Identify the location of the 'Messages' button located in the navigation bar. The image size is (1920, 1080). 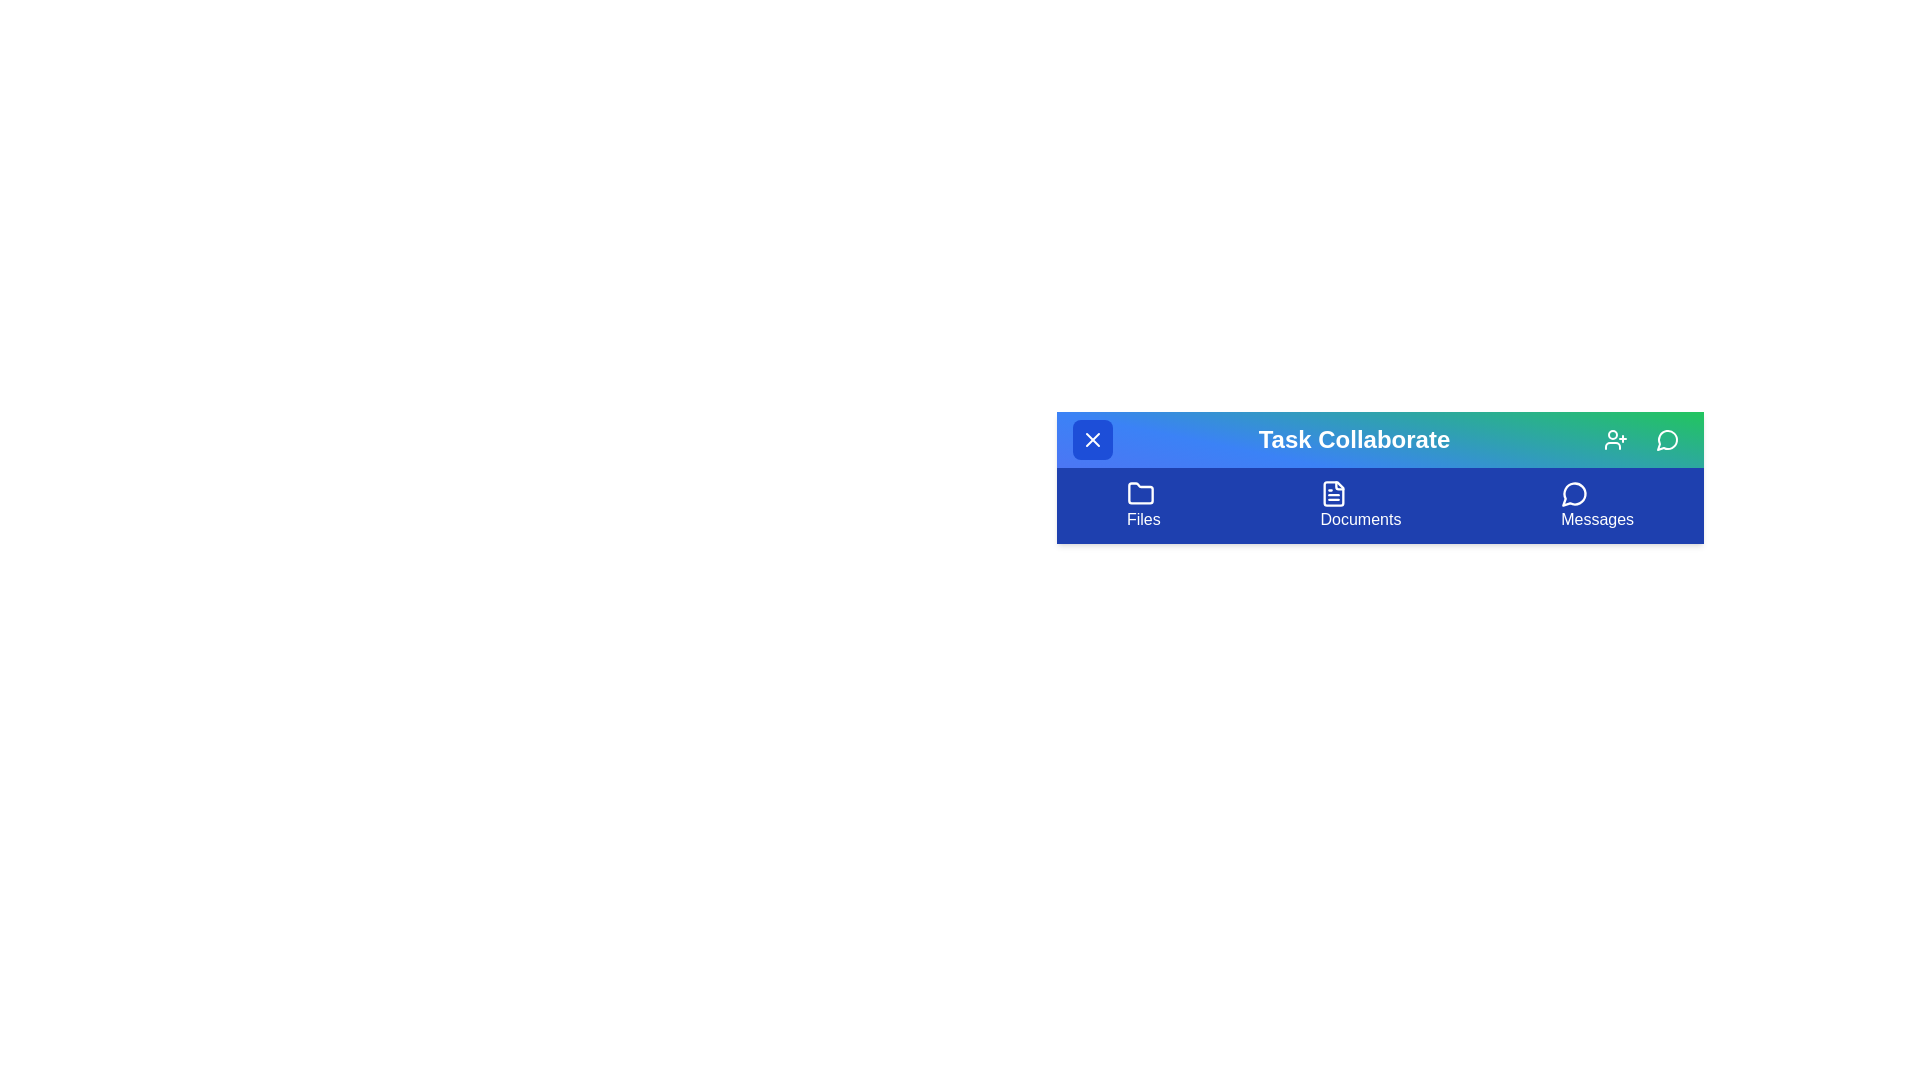
(1596, 504).